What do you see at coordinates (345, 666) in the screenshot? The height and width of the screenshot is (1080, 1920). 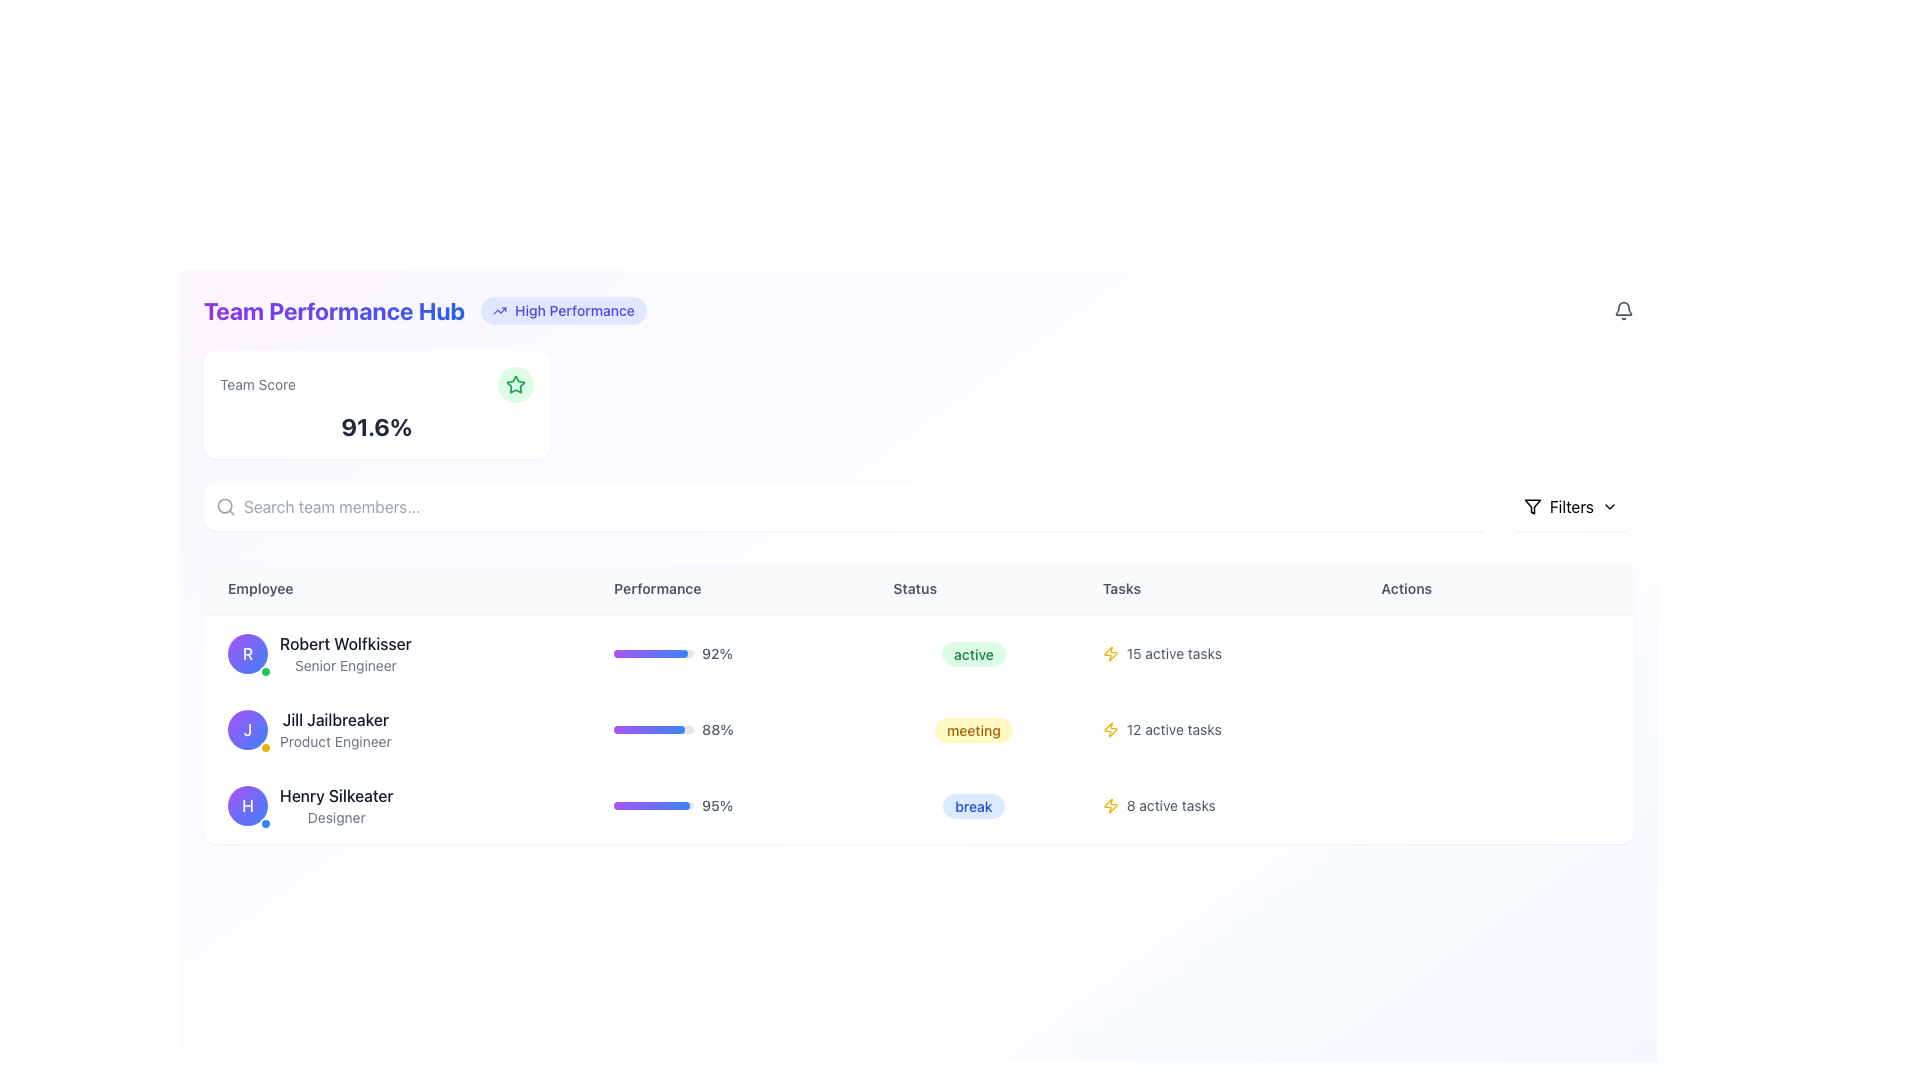 I see `the static text label displaying the job title under 'Robert Wolfkisser' in the 'Employee' column of the table` at bounding box center [345, 666].